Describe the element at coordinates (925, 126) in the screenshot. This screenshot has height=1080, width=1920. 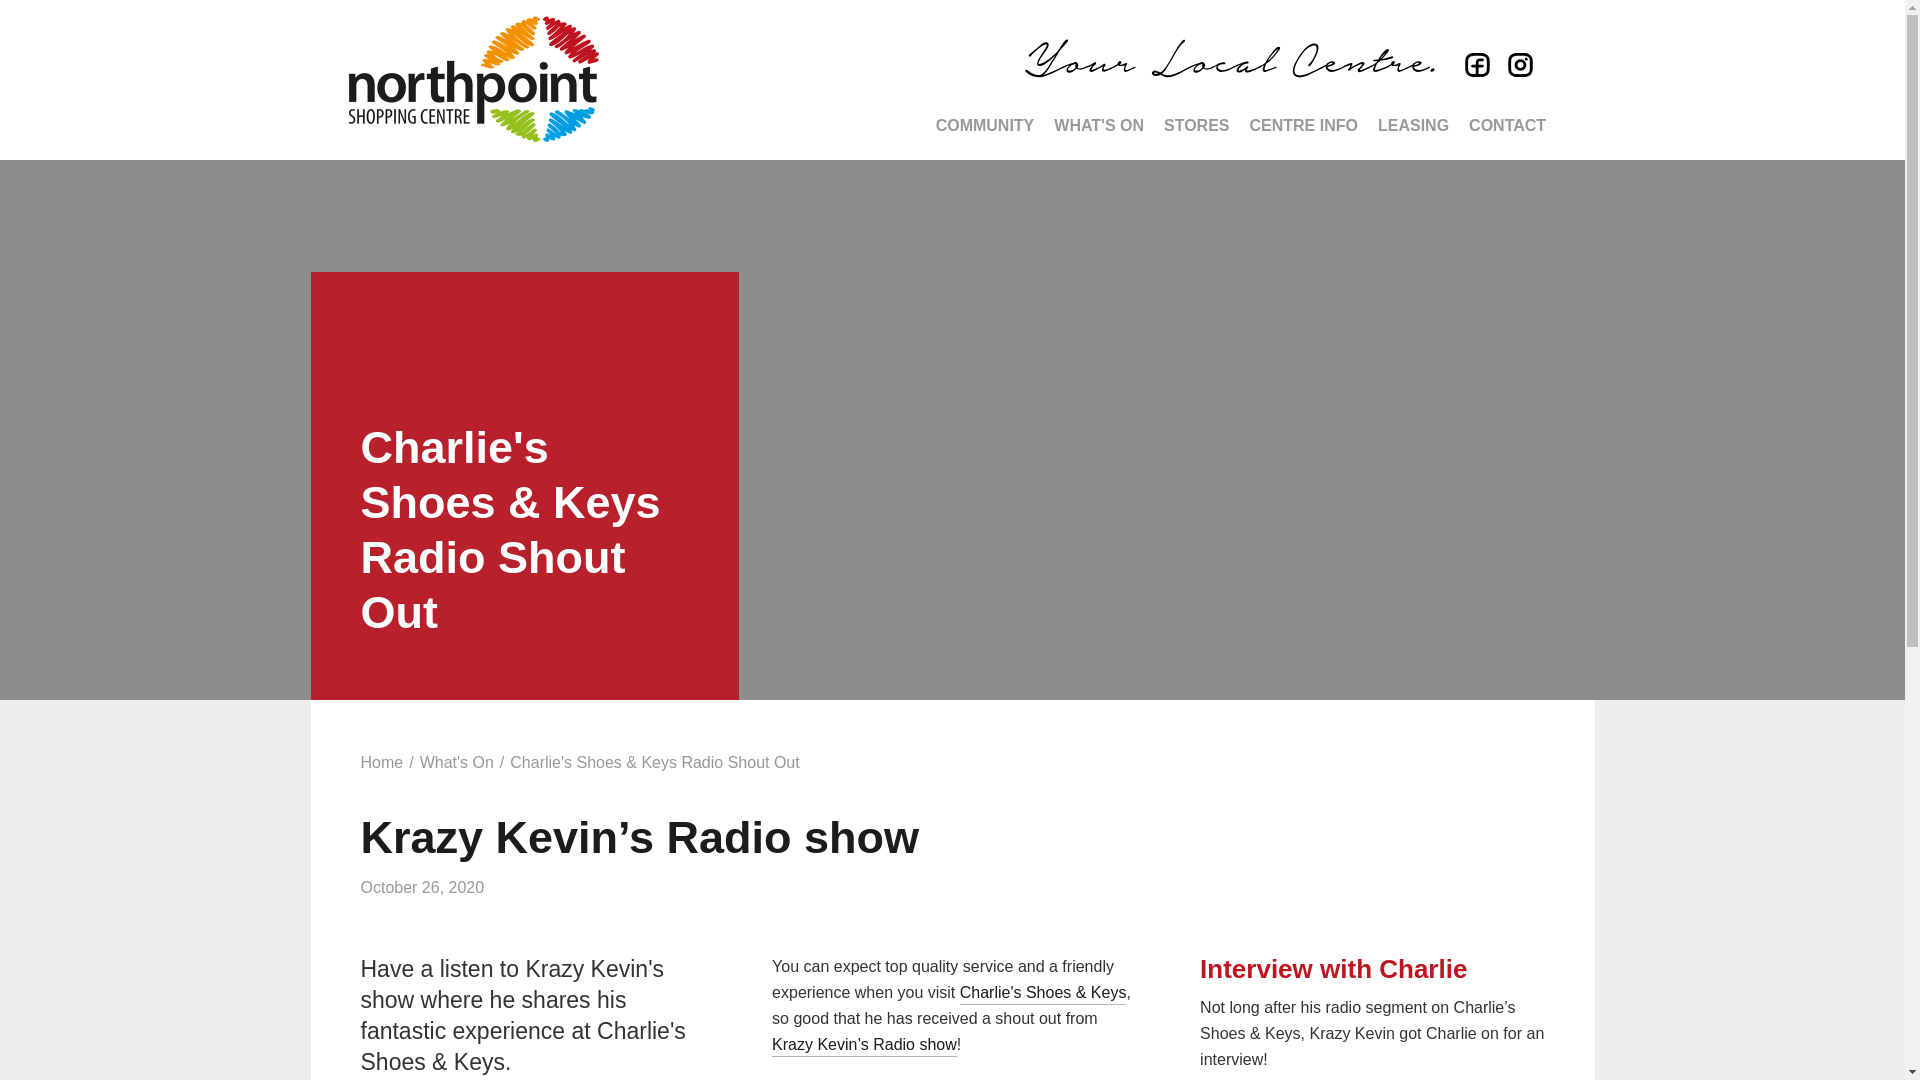
I see `'COMMUNITY'` at that location.